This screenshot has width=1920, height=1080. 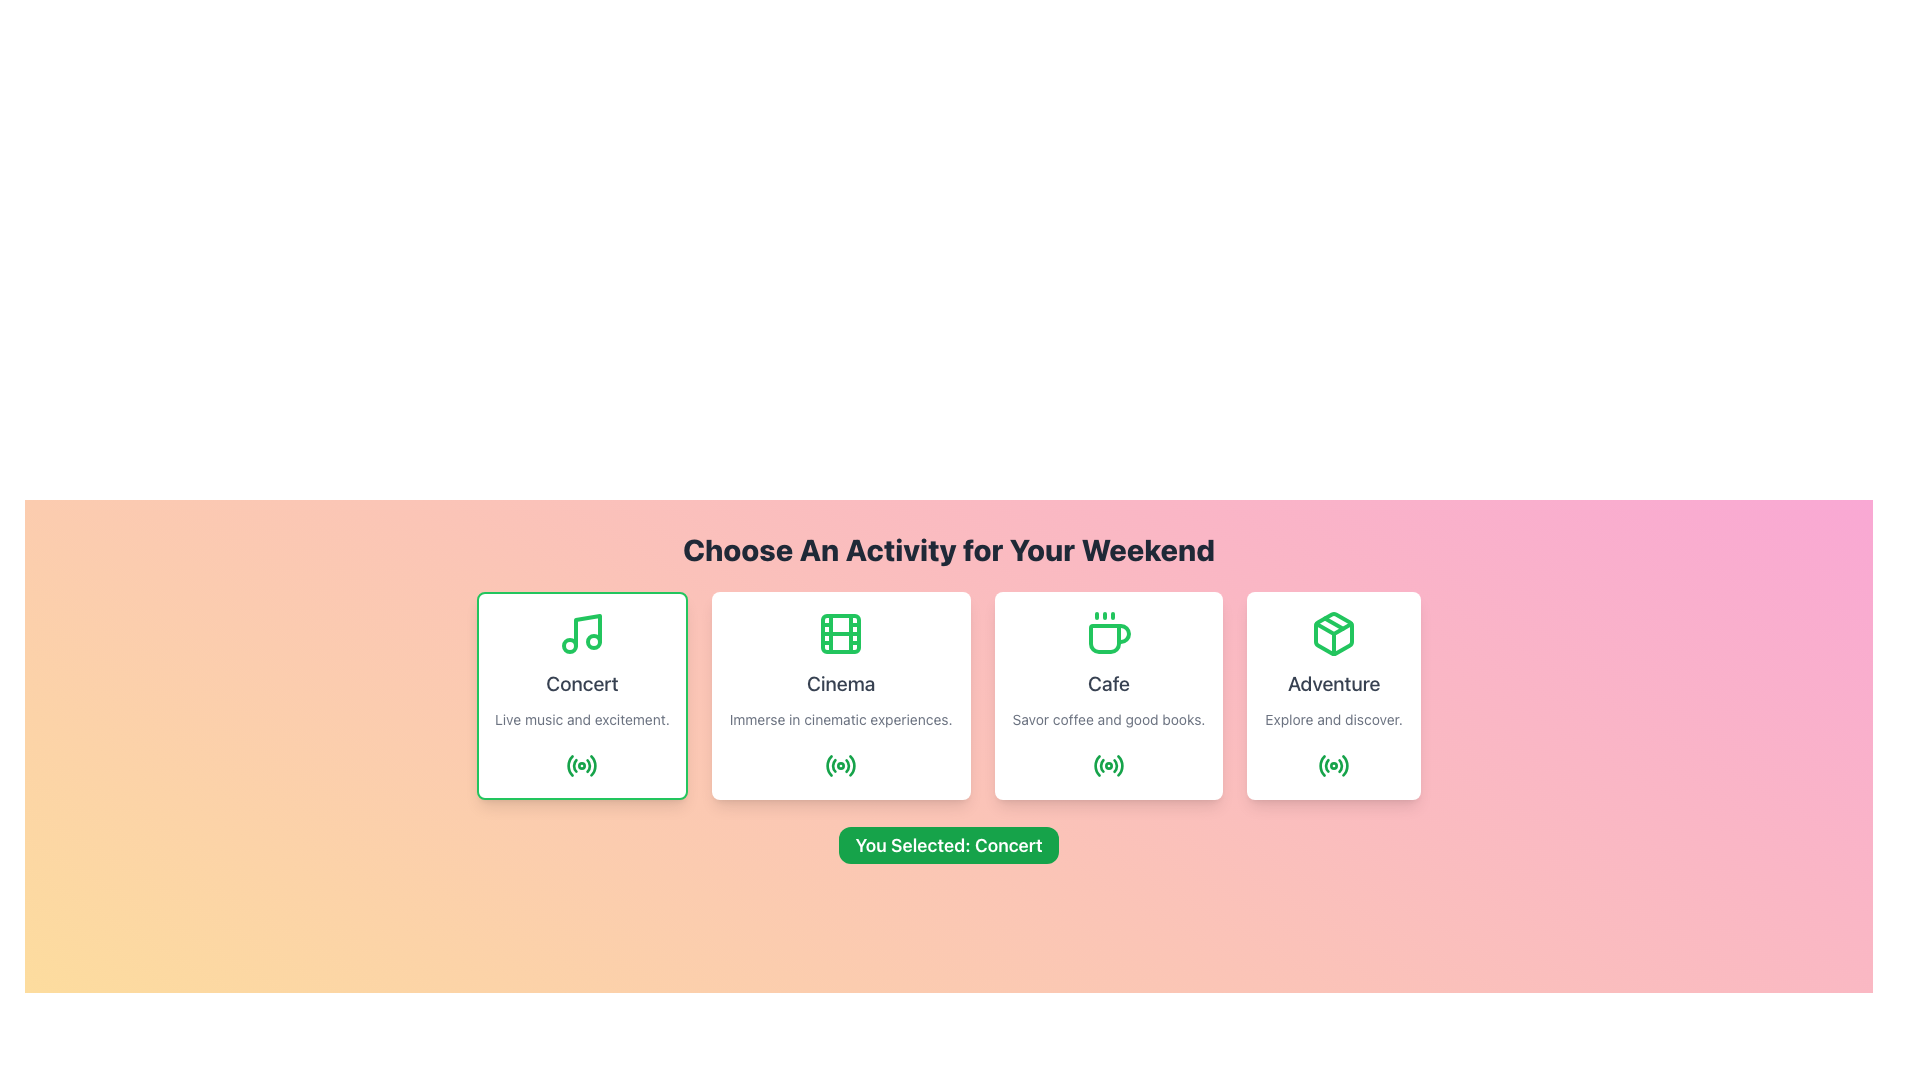 What do you see at coordinates (1334, 765) in the screenshot?
I see `the broadcast signal icon located at the bottom of the 'Adventure' card, directly below the text 'Explore and discover.'` at bounding box center [1334, 765].